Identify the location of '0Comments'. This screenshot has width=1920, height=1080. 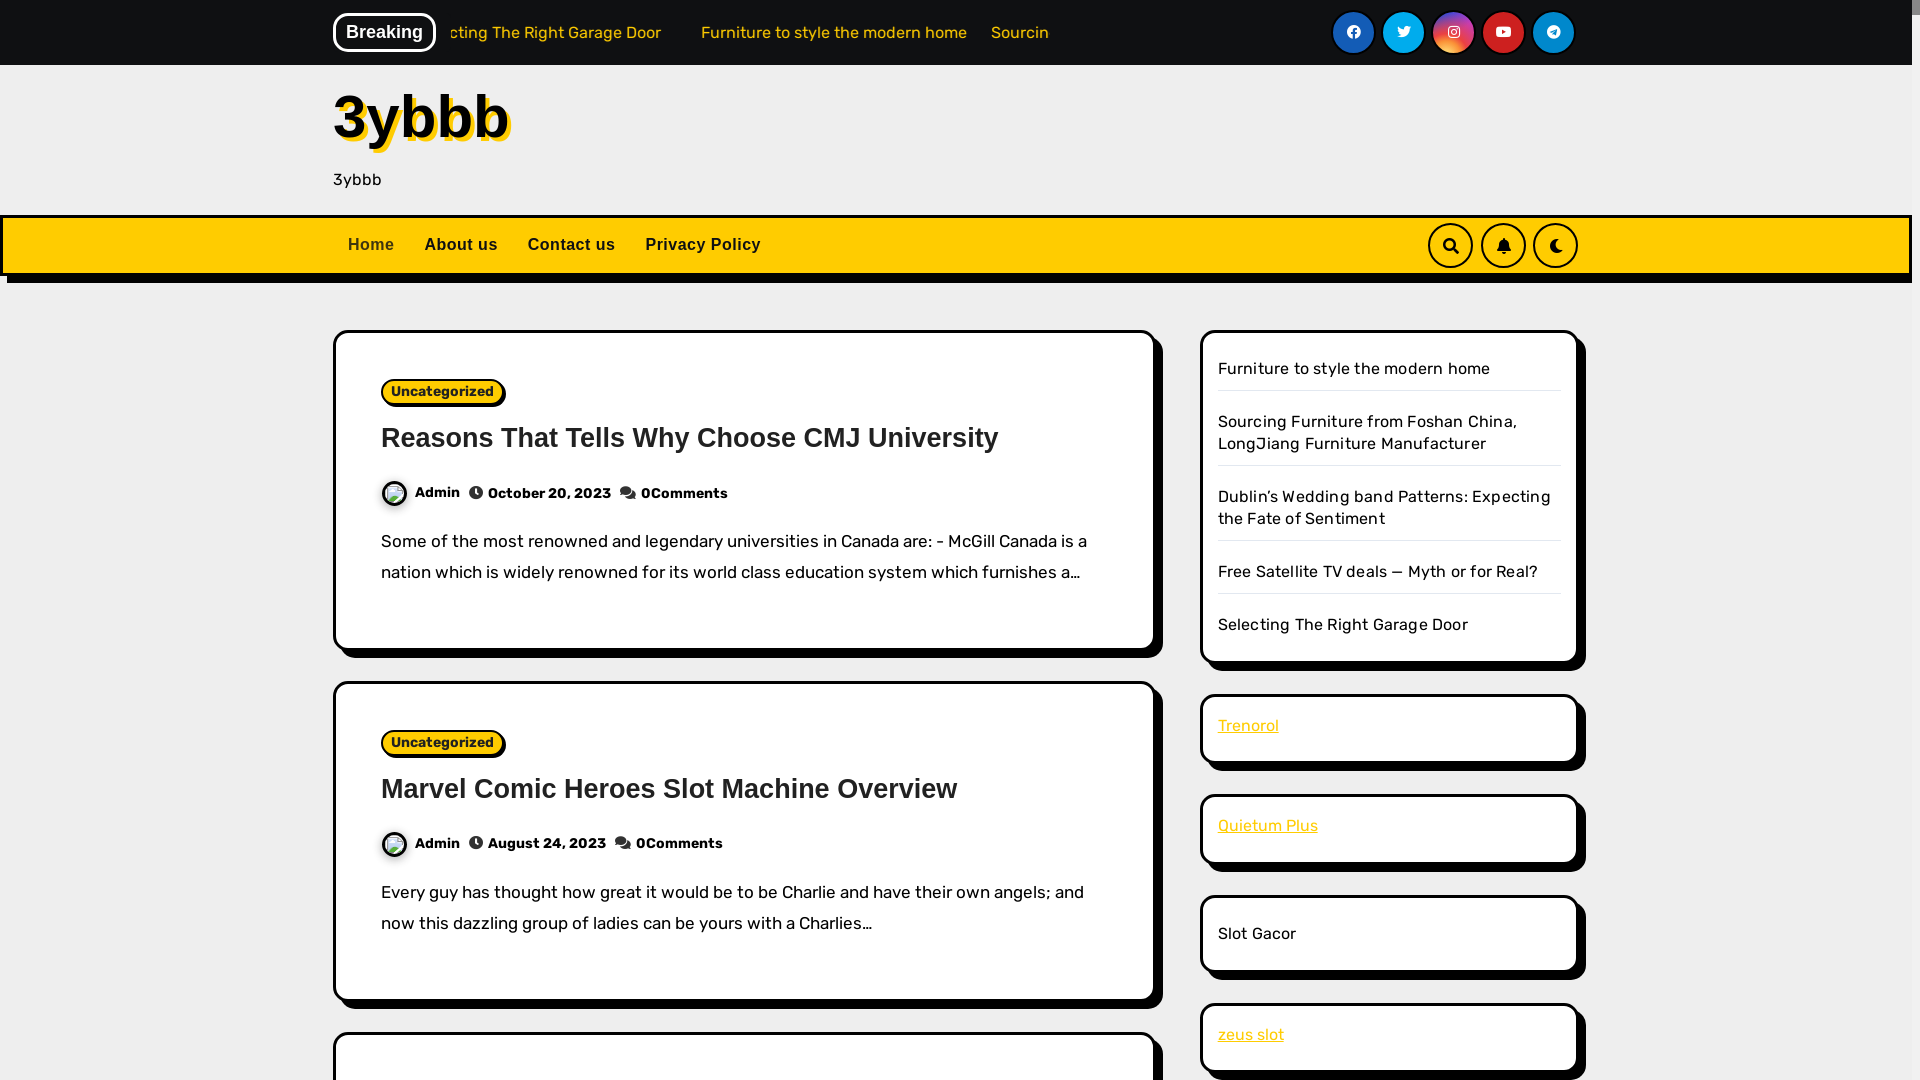
(679, 843).